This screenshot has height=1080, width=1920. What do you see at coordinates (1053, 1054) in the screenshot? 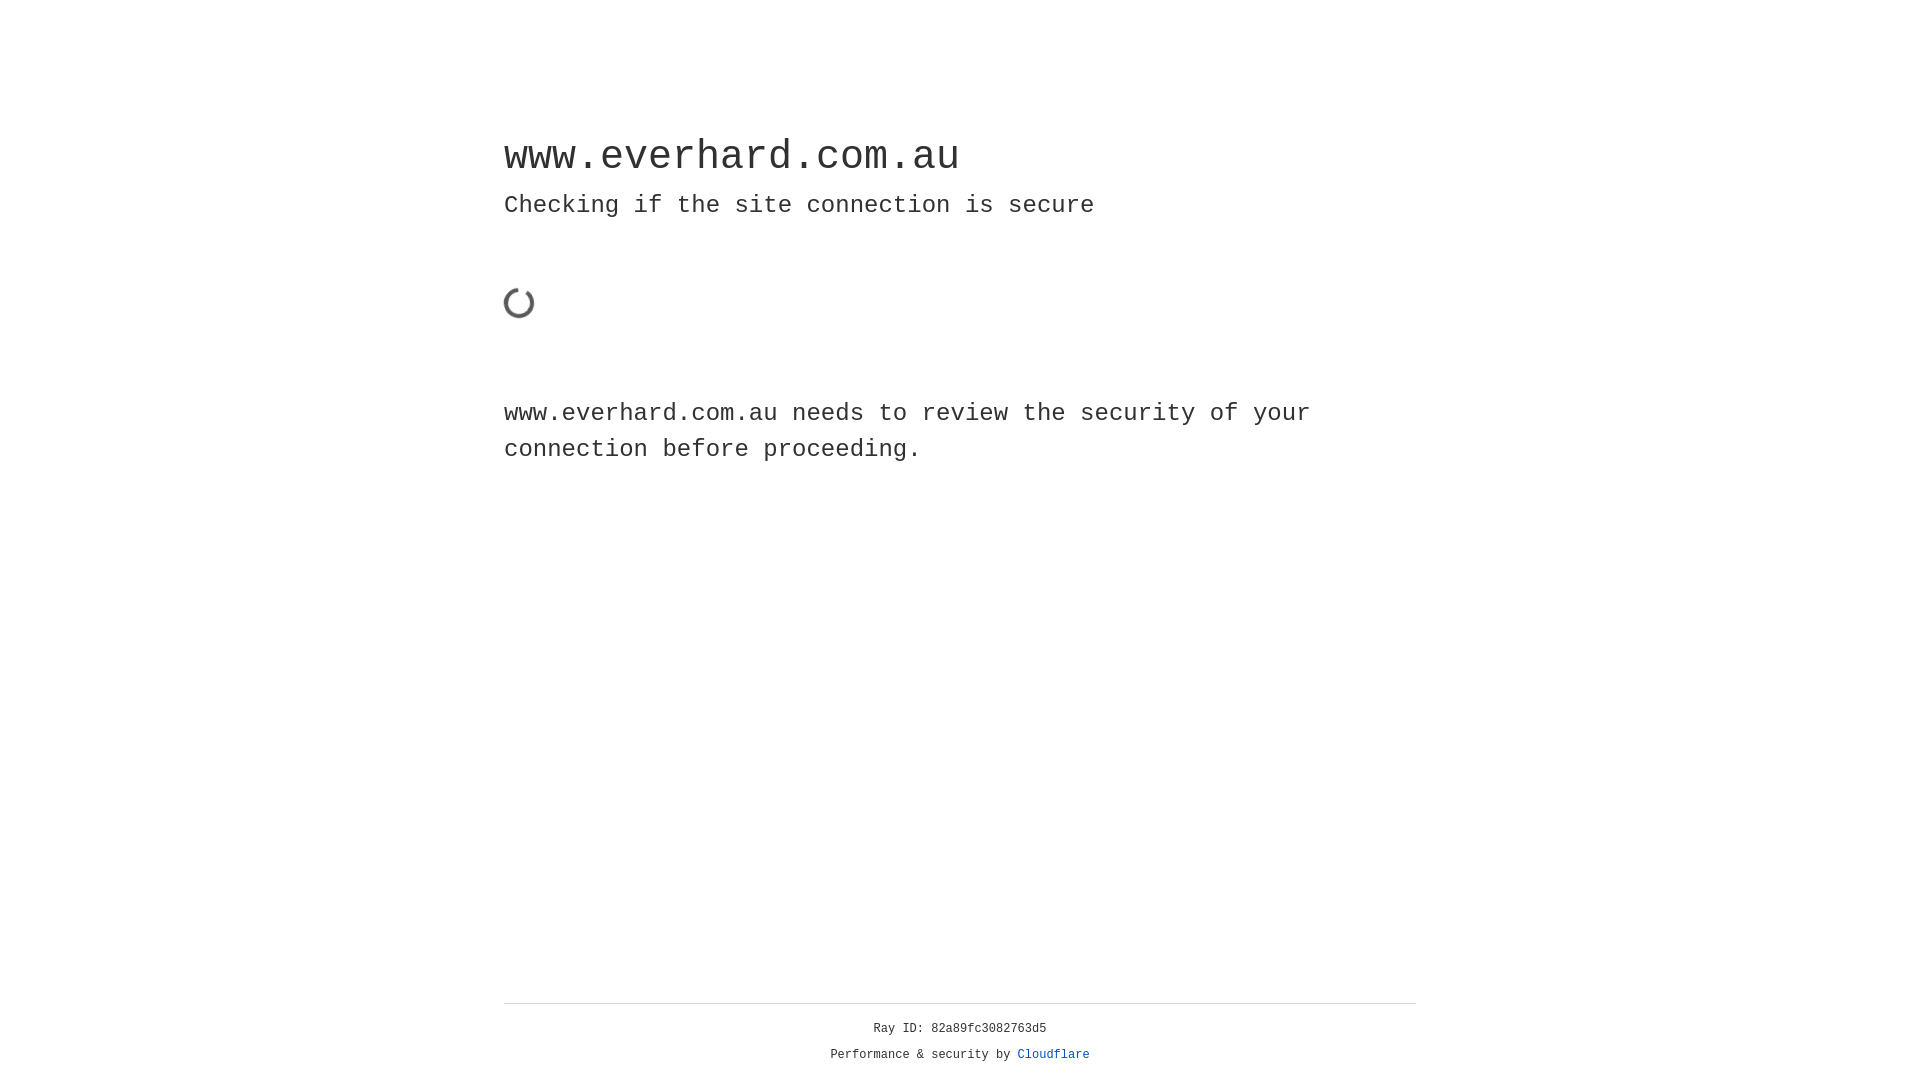
I see `'Cloudflare'` at bounding box center [1053, 1054].